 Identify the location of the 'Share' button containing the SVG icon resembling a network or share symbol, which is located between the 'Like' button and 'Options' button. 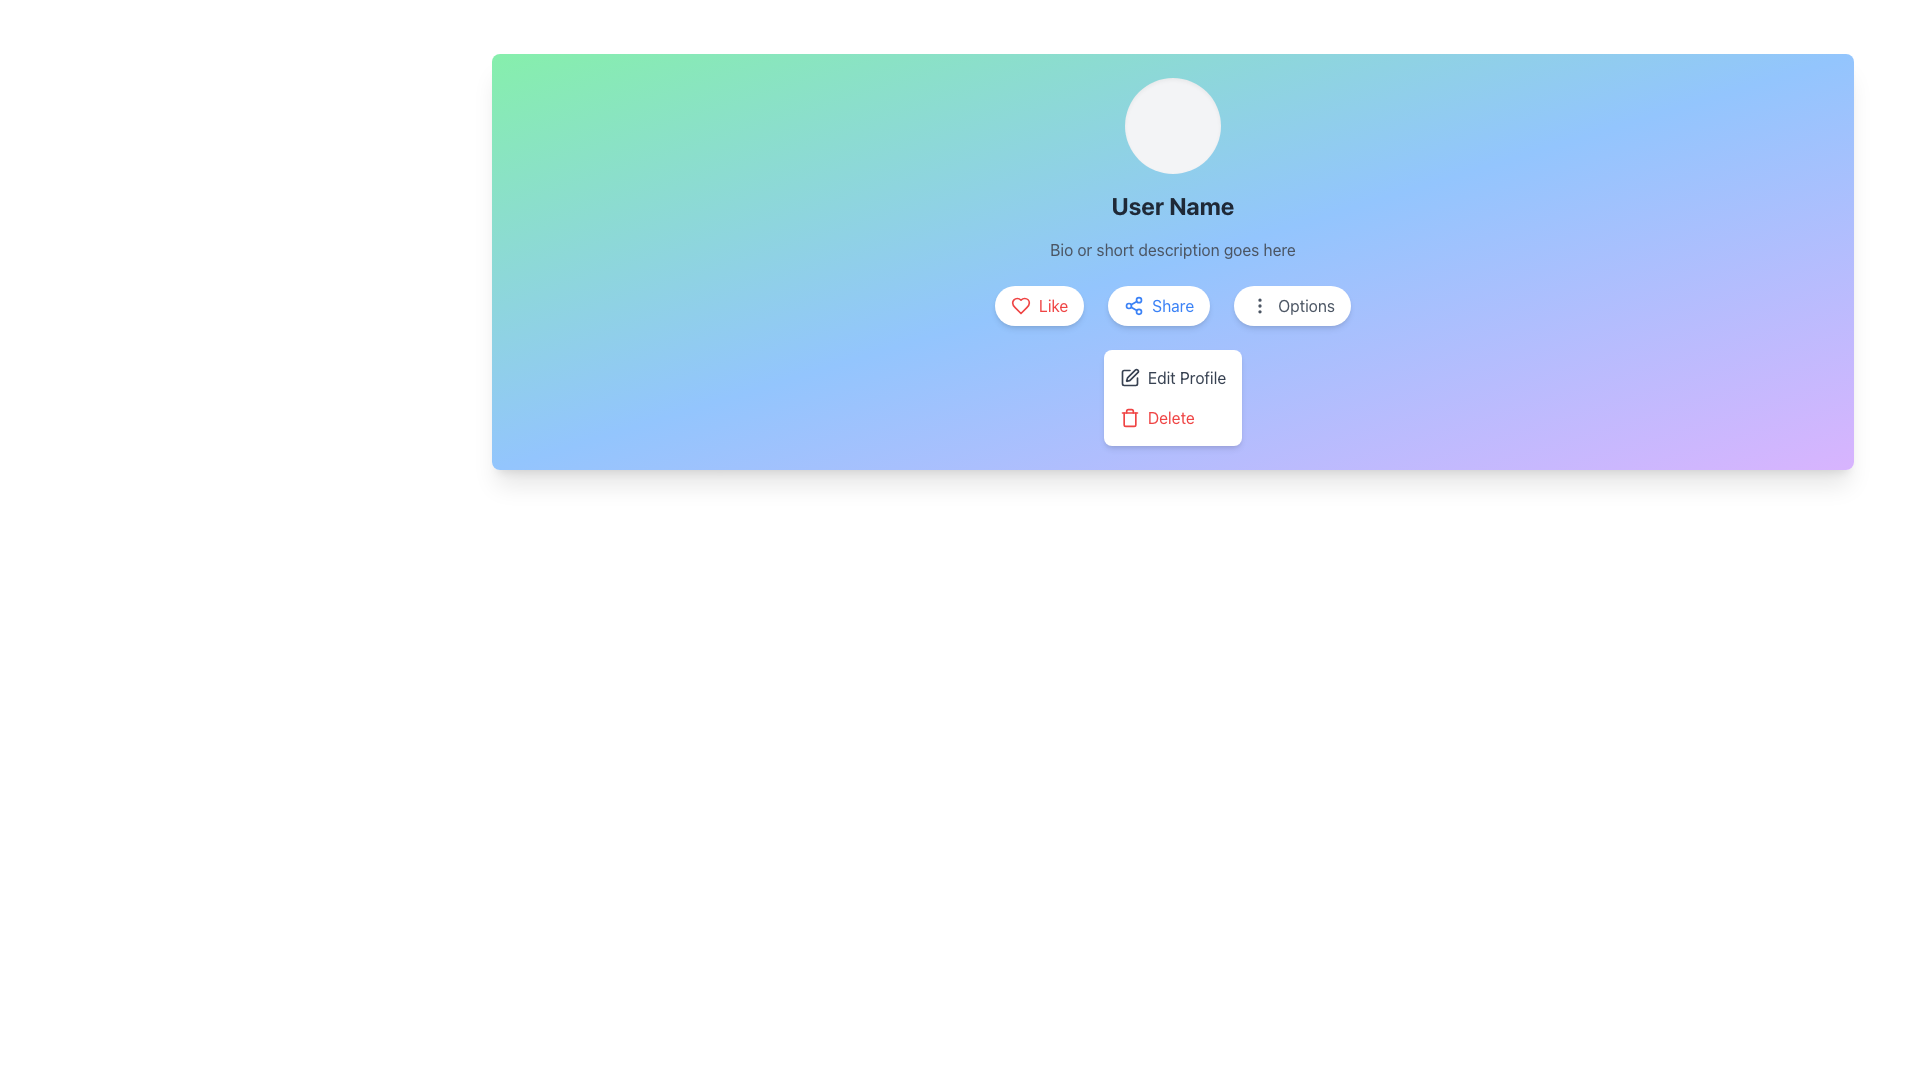
(1134, 305).